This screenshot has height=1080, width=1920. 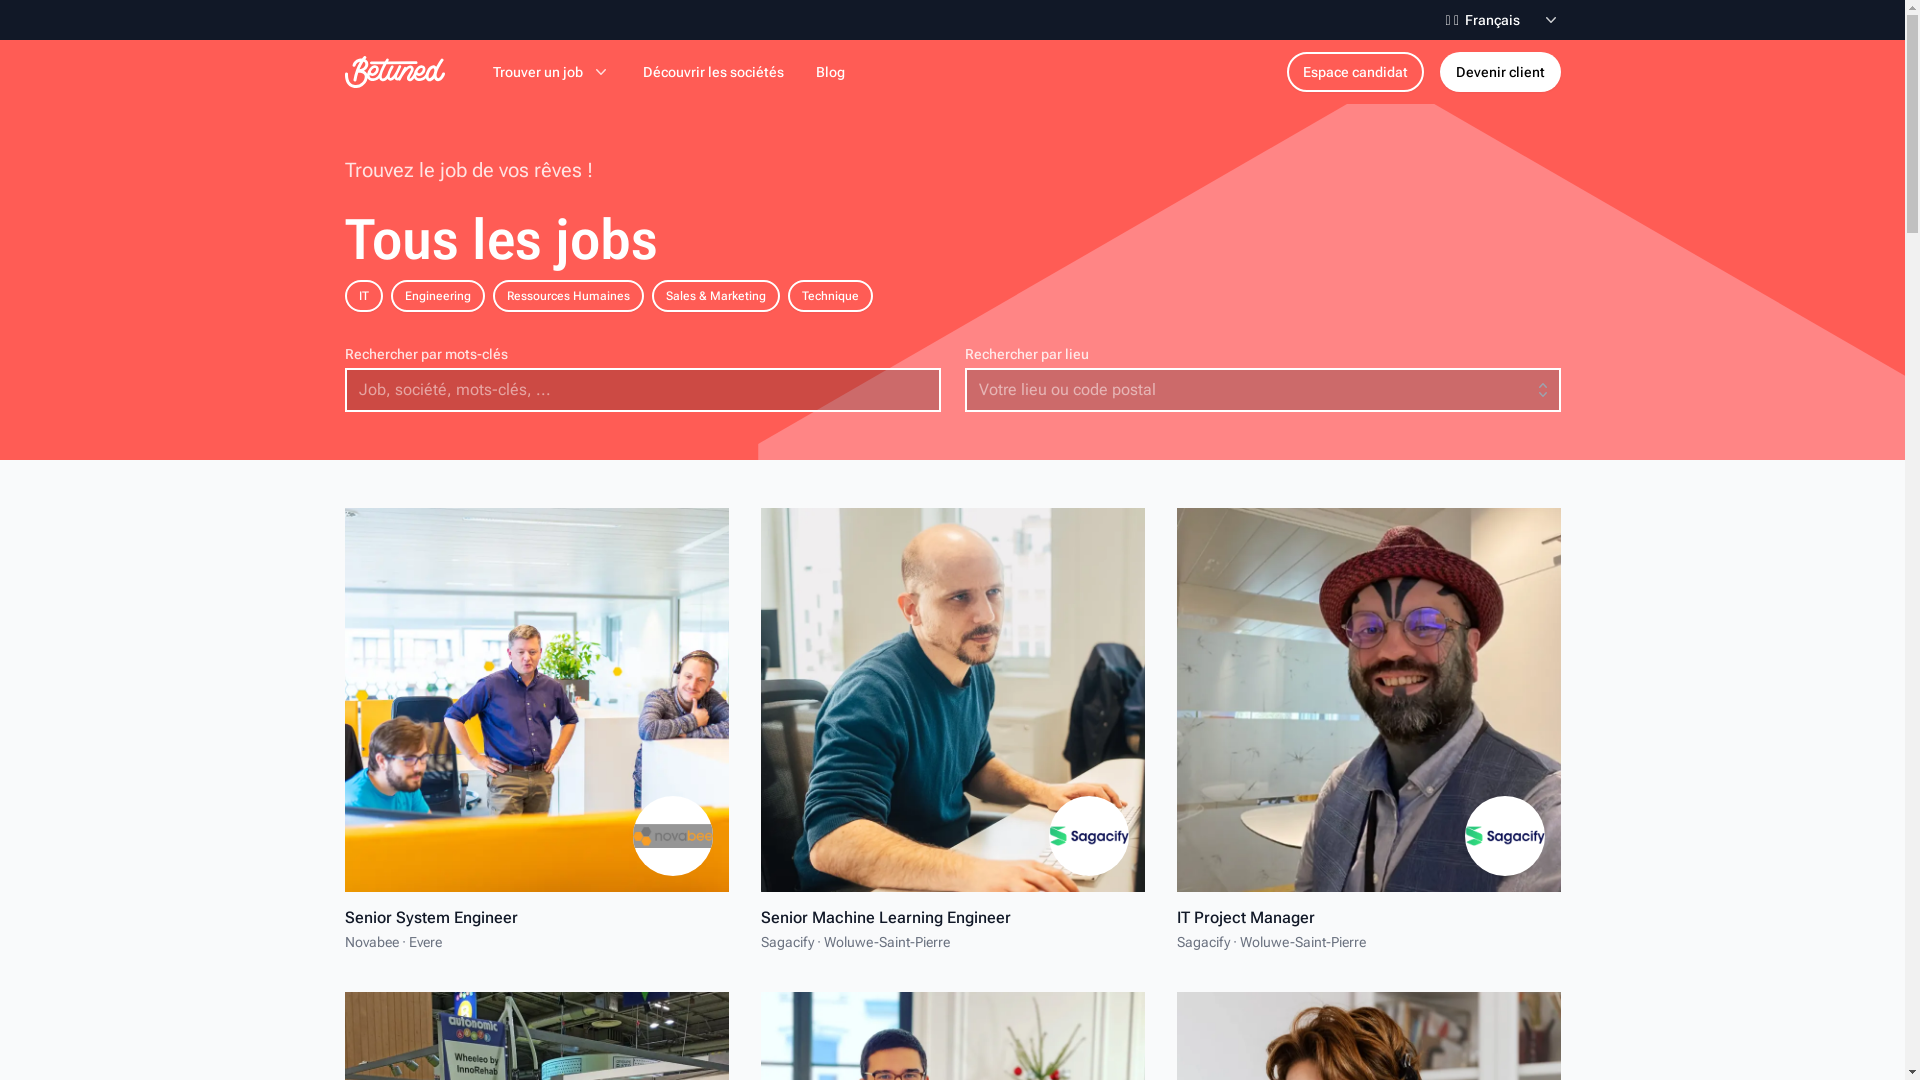 What do you see at coordinates (1286, 71) in the screenshot?
I see `'Espace candidat'` at bounding box center [1286, 71].